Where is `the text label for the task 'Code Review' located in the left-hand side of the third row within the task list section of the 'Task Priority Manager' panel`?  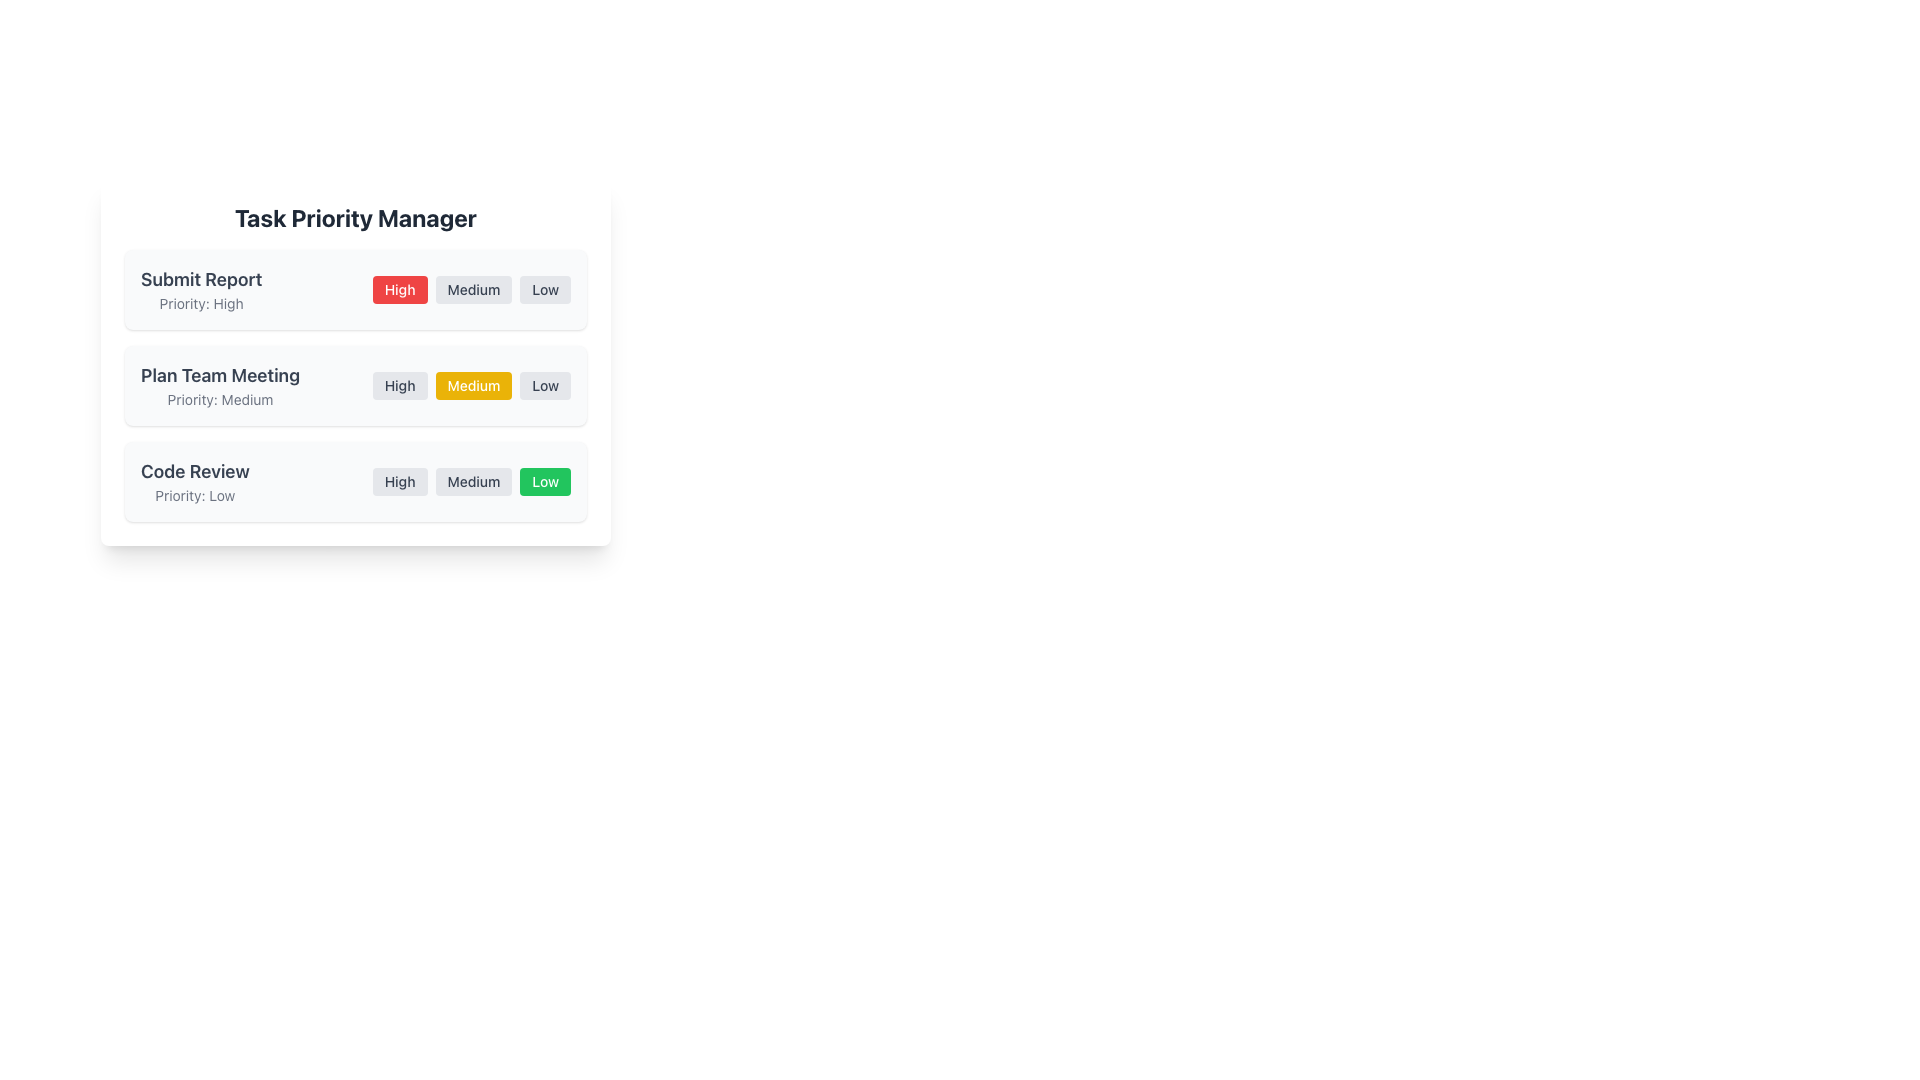
the text label for the task 'Code Review' located in the left-hand side of the third row within the task list section of the 'Task Priority Manager' panel is located at coordinates (195, 471).